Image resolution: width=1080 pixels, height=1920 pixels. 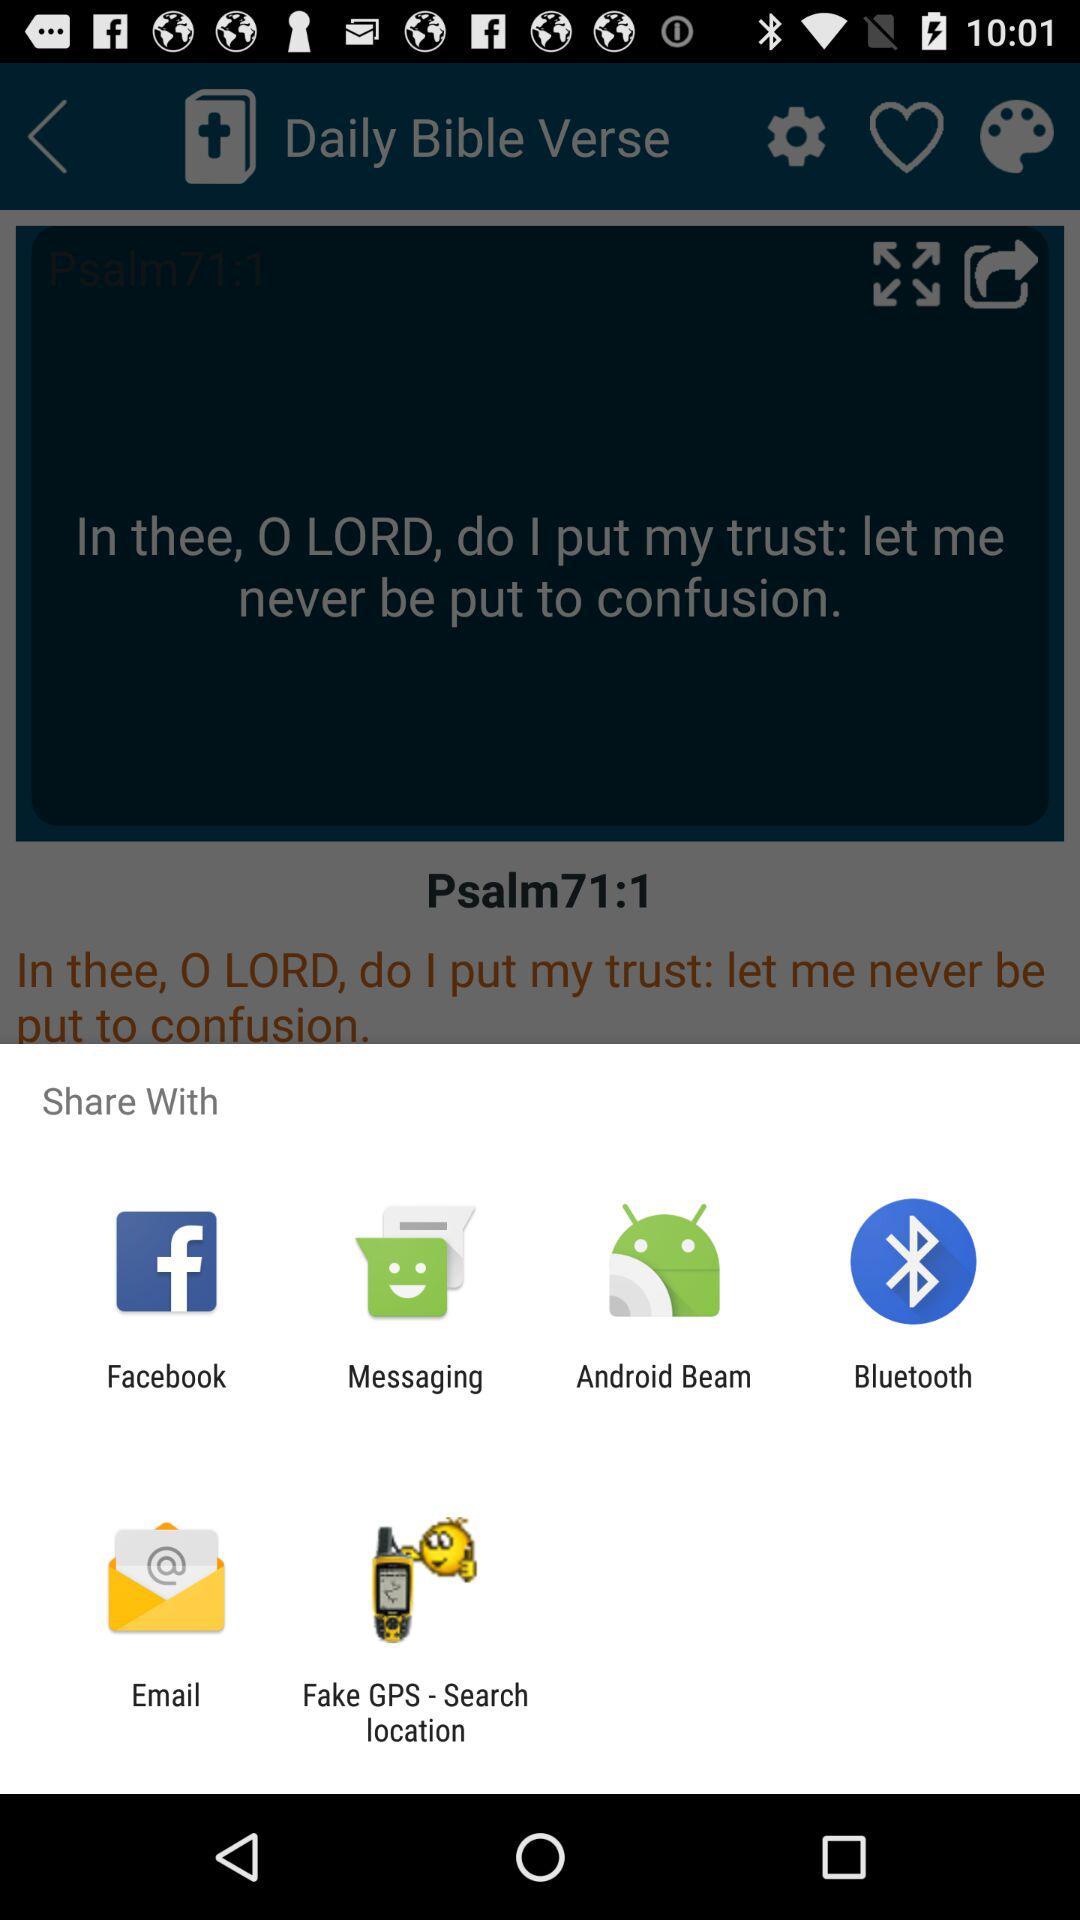 What do you see at coordinates (913, 1392) in the screenshot?
I see `the icon next to the android beam app` at bounding box center [913, 1392].